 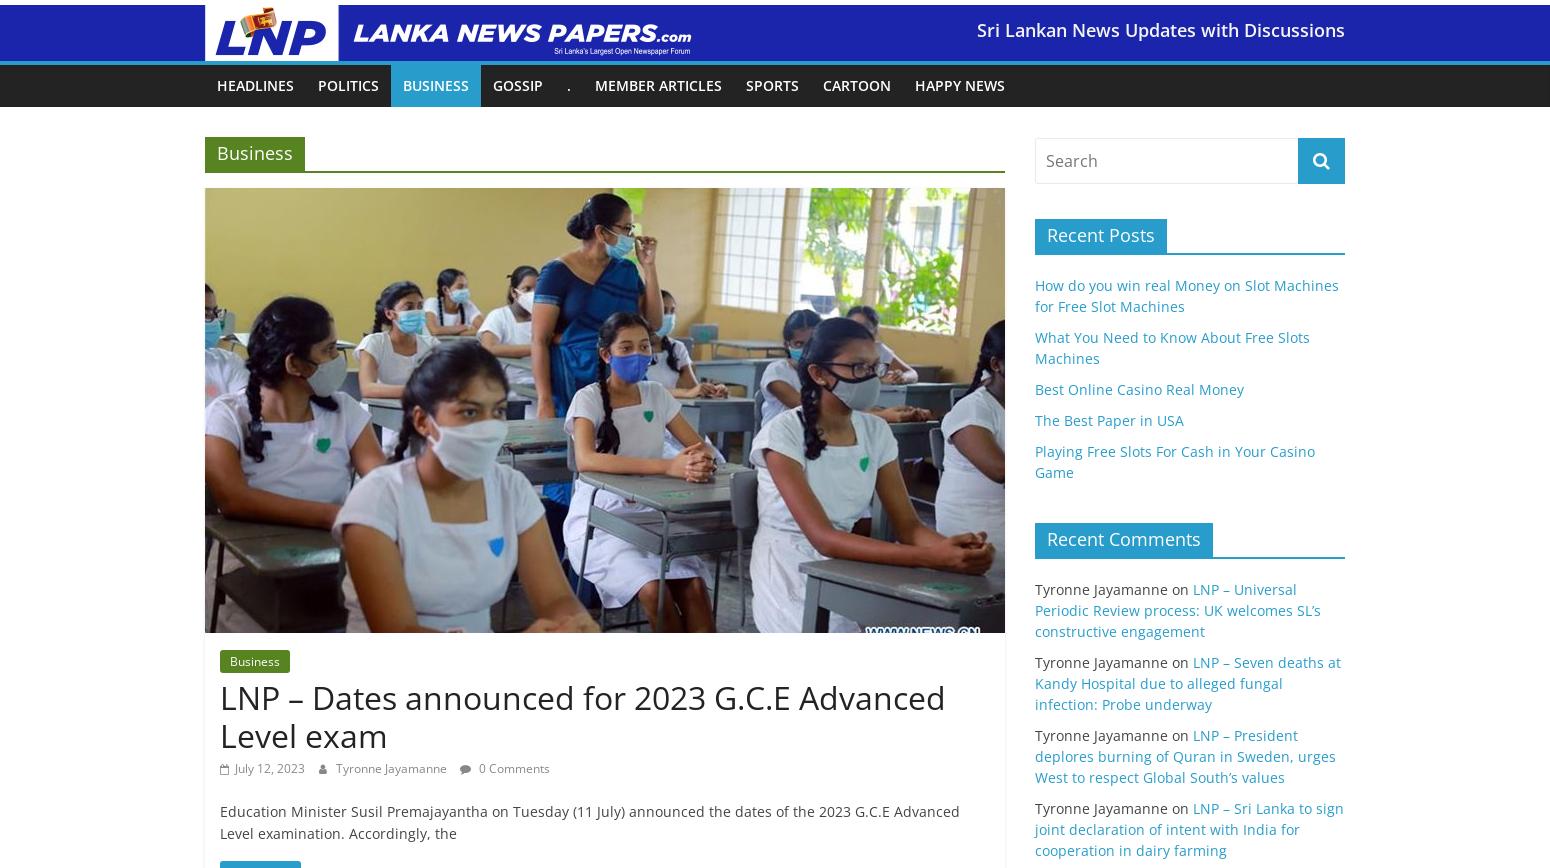 I want to click on 'Recent Posts', so click(x=1099, y=234).